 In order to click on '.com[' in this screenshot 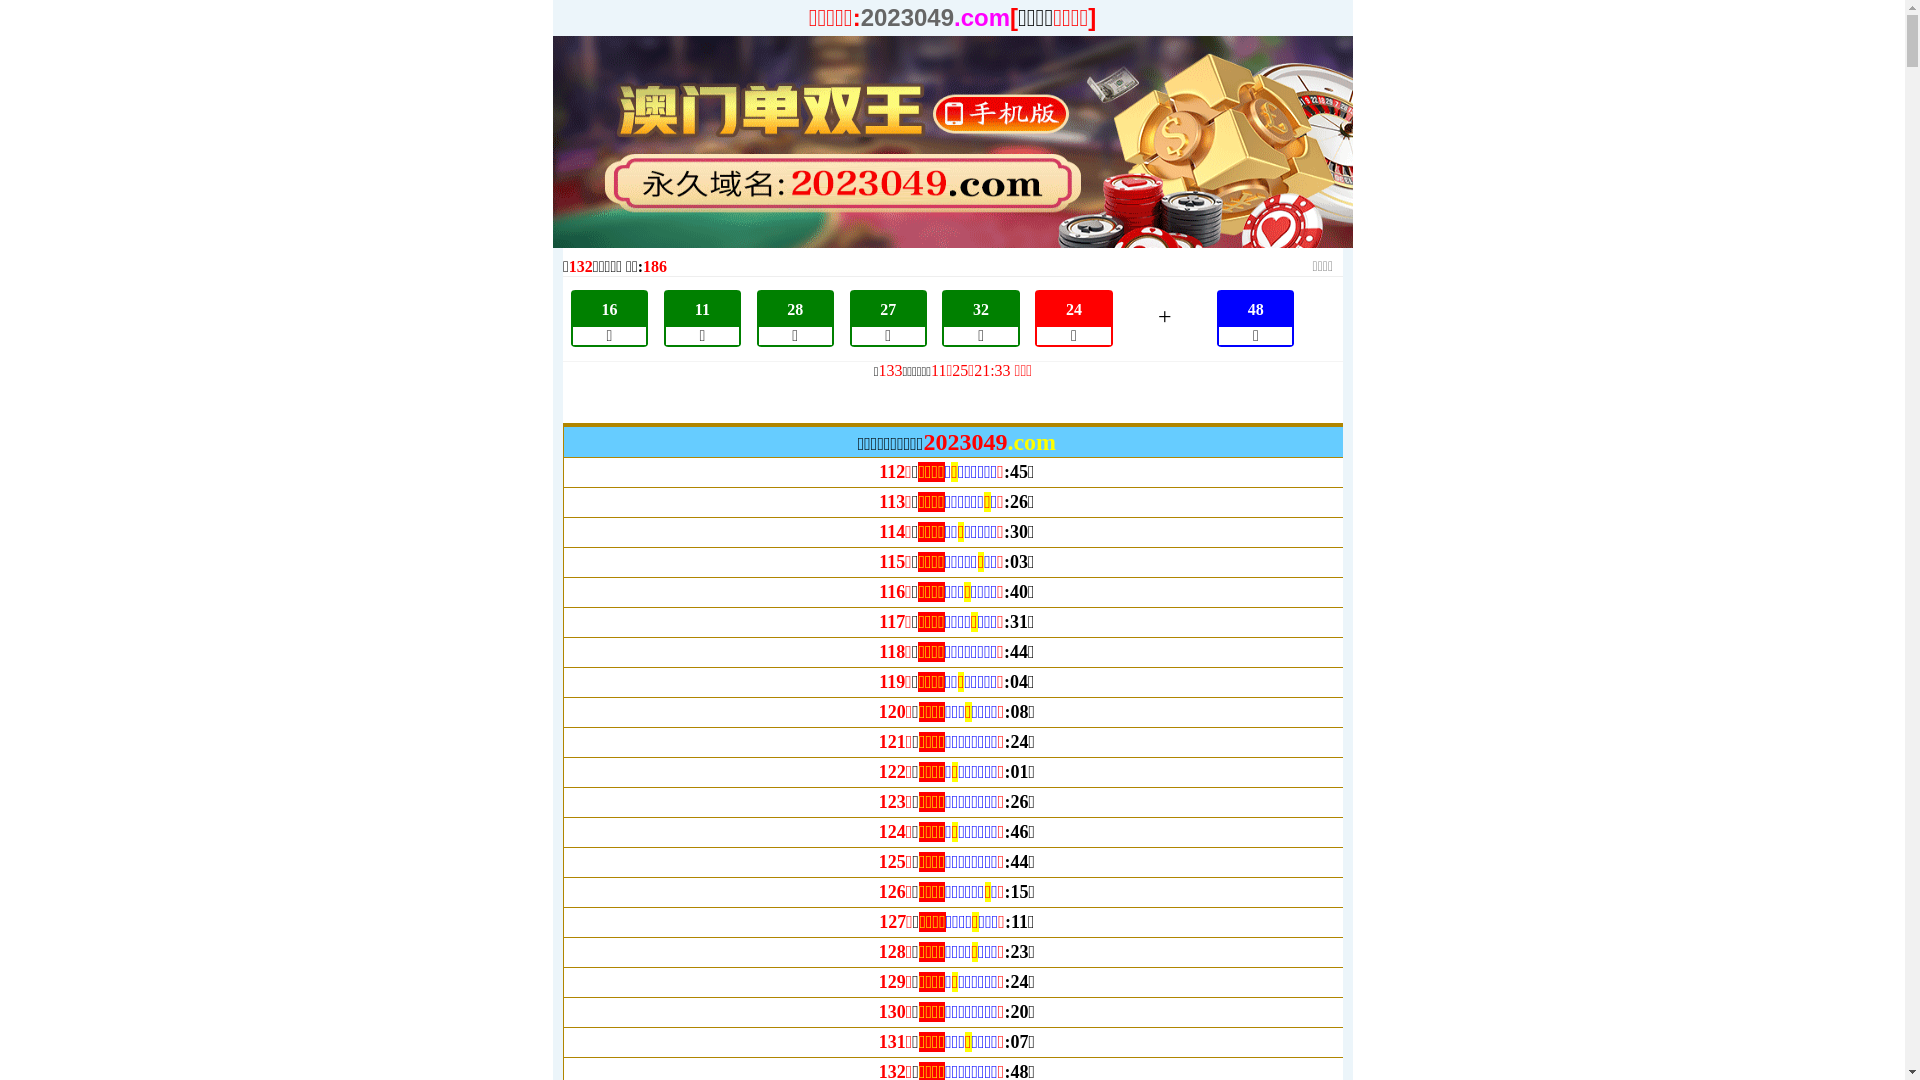, I will do `click(953, 17)`.